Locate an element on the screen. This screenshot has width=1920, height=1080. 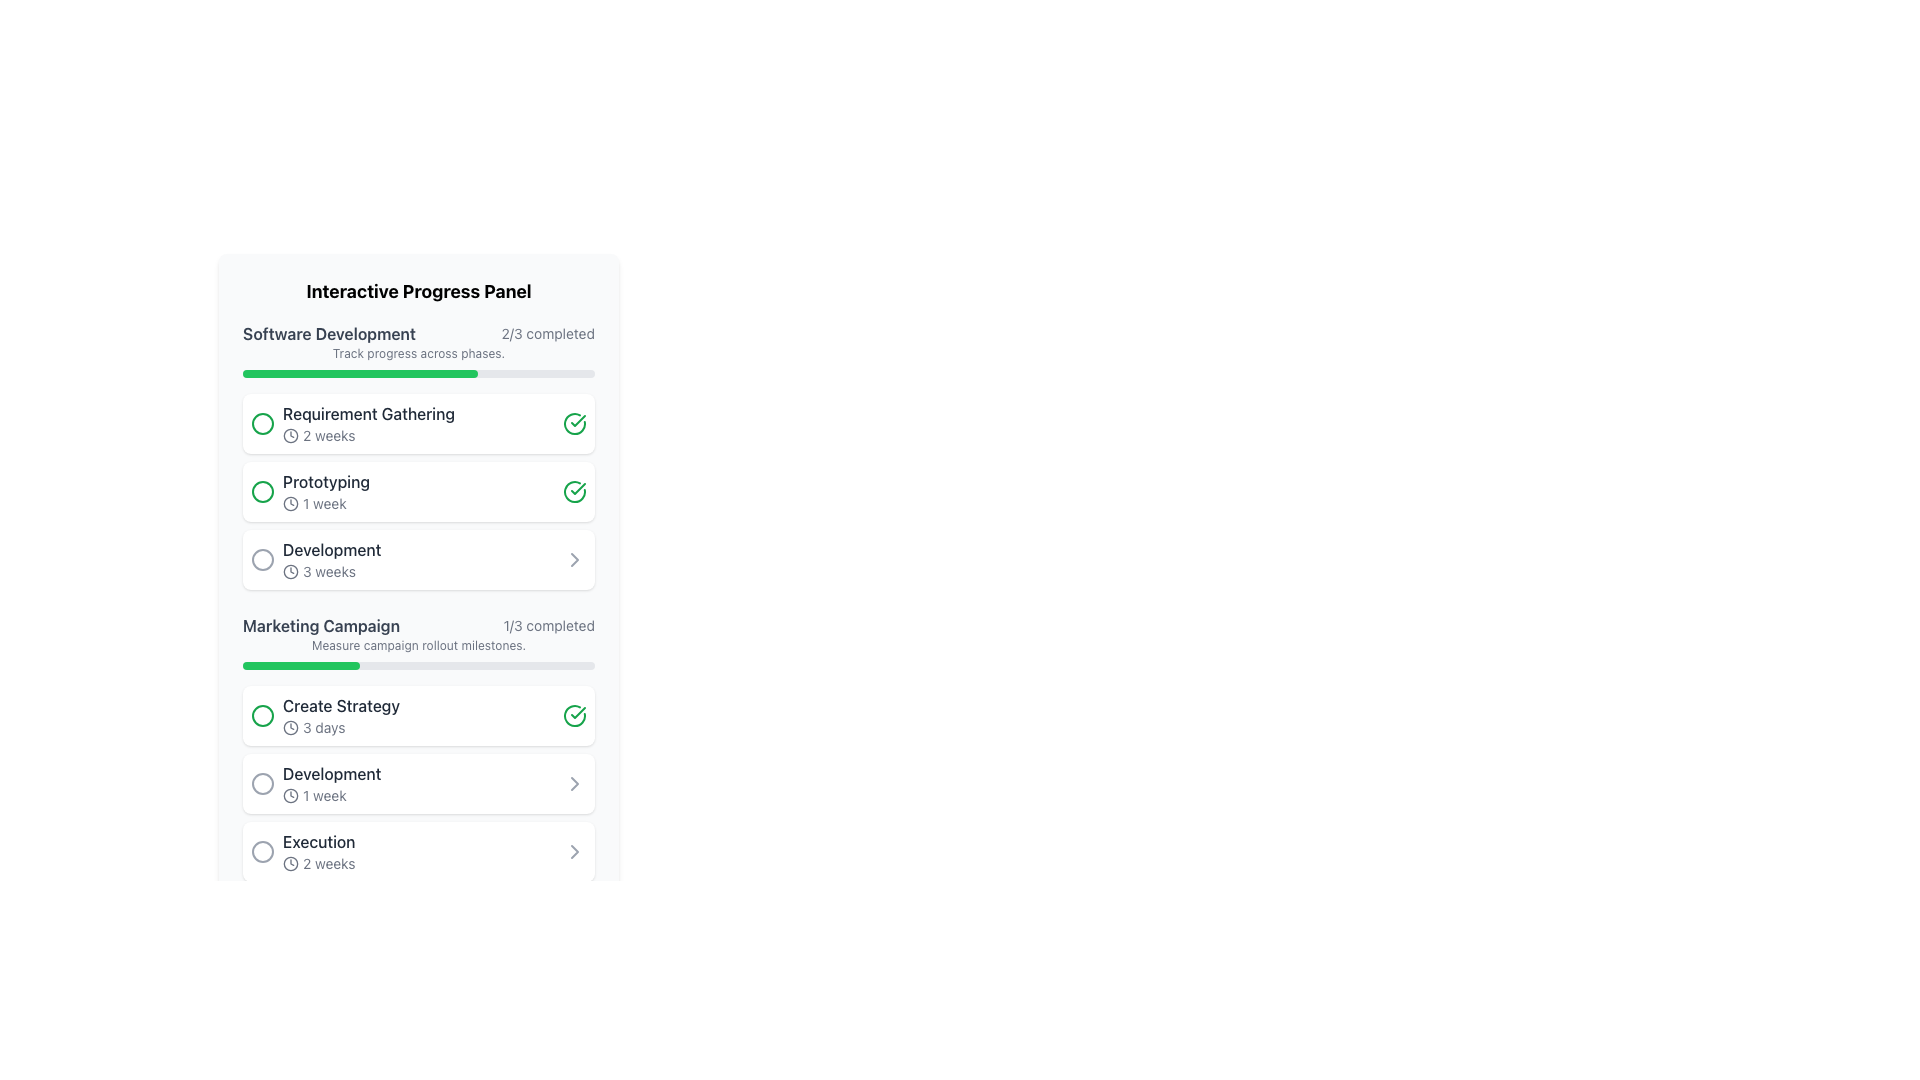
text of the third list item under the 'Marketing Campaign' section, which is named 'Execution' and has an estimated duration of '2 weeks' is located at coordinates (318, 852).